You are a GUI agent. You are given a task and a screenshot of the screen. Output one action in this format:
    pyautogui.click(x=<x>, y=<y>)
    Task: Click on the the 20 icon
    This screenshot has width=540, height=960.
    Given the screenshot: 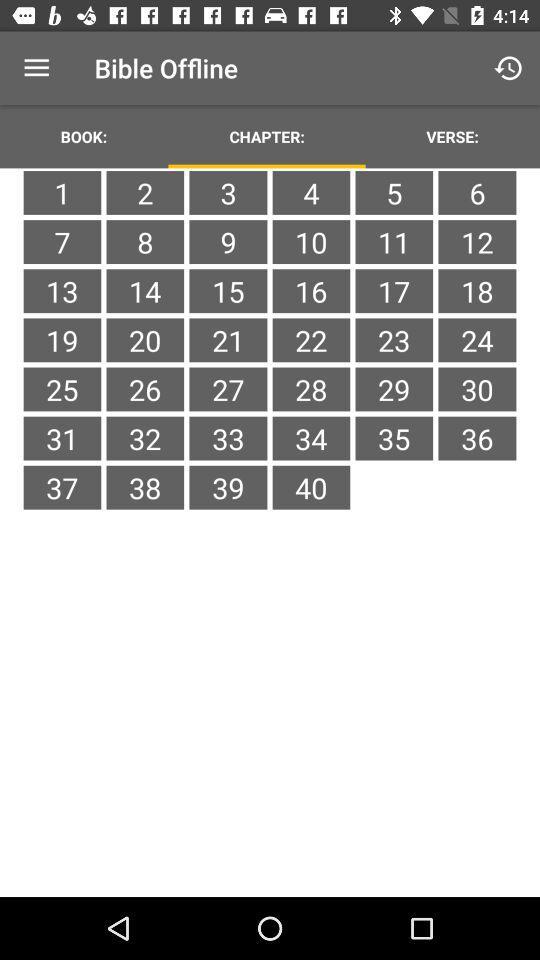 What is the action you would take?
    pyautogui.click(x=144, y=340)
    